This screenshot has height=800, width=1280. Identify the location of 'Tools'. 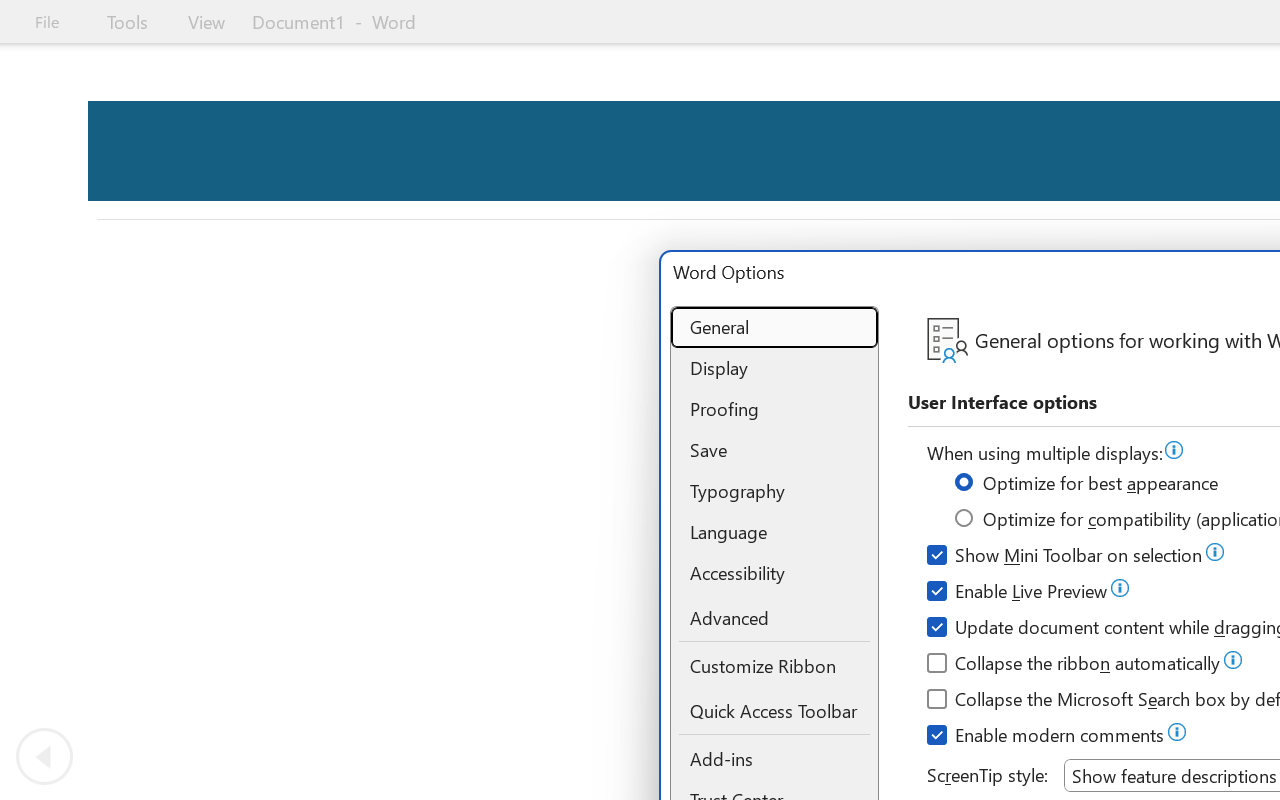
(126, 21).